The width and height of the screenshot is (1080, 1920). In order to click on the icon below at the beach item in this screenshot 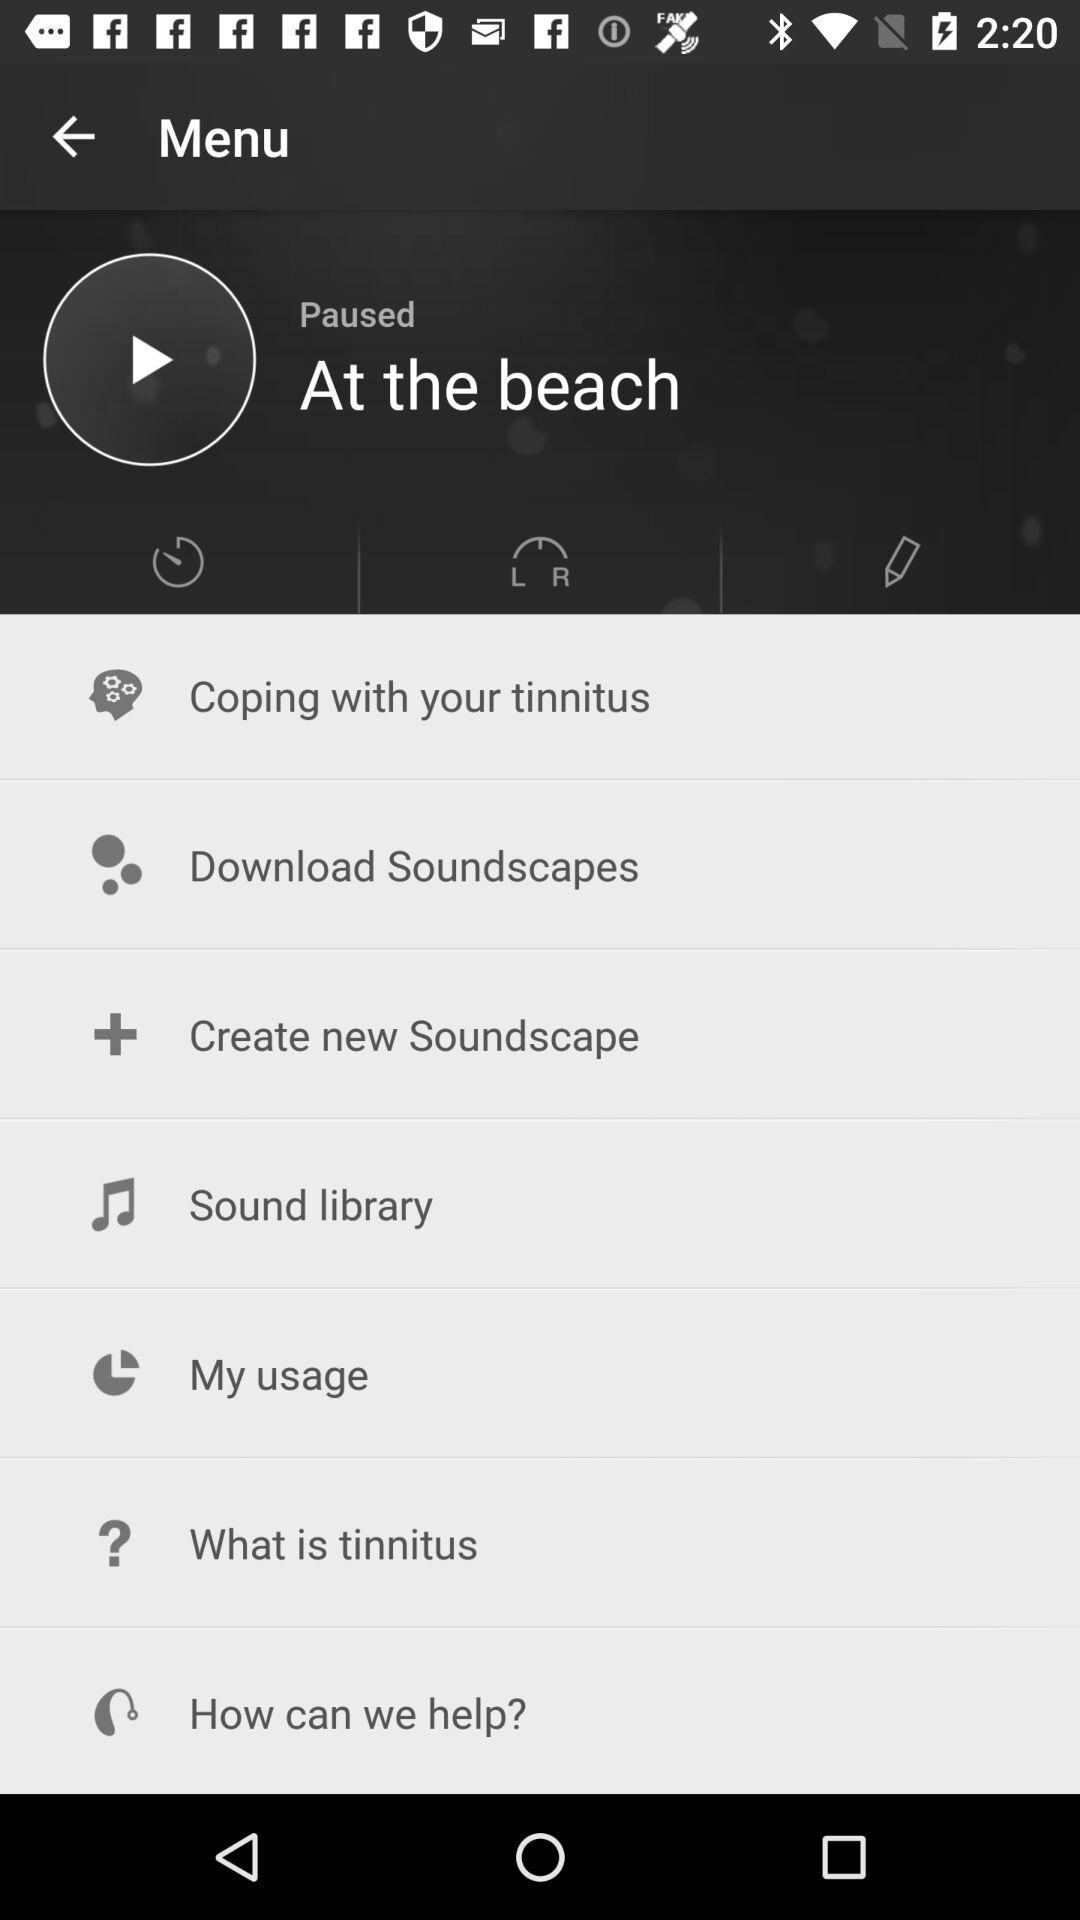, I will do `click(540, 560)`.